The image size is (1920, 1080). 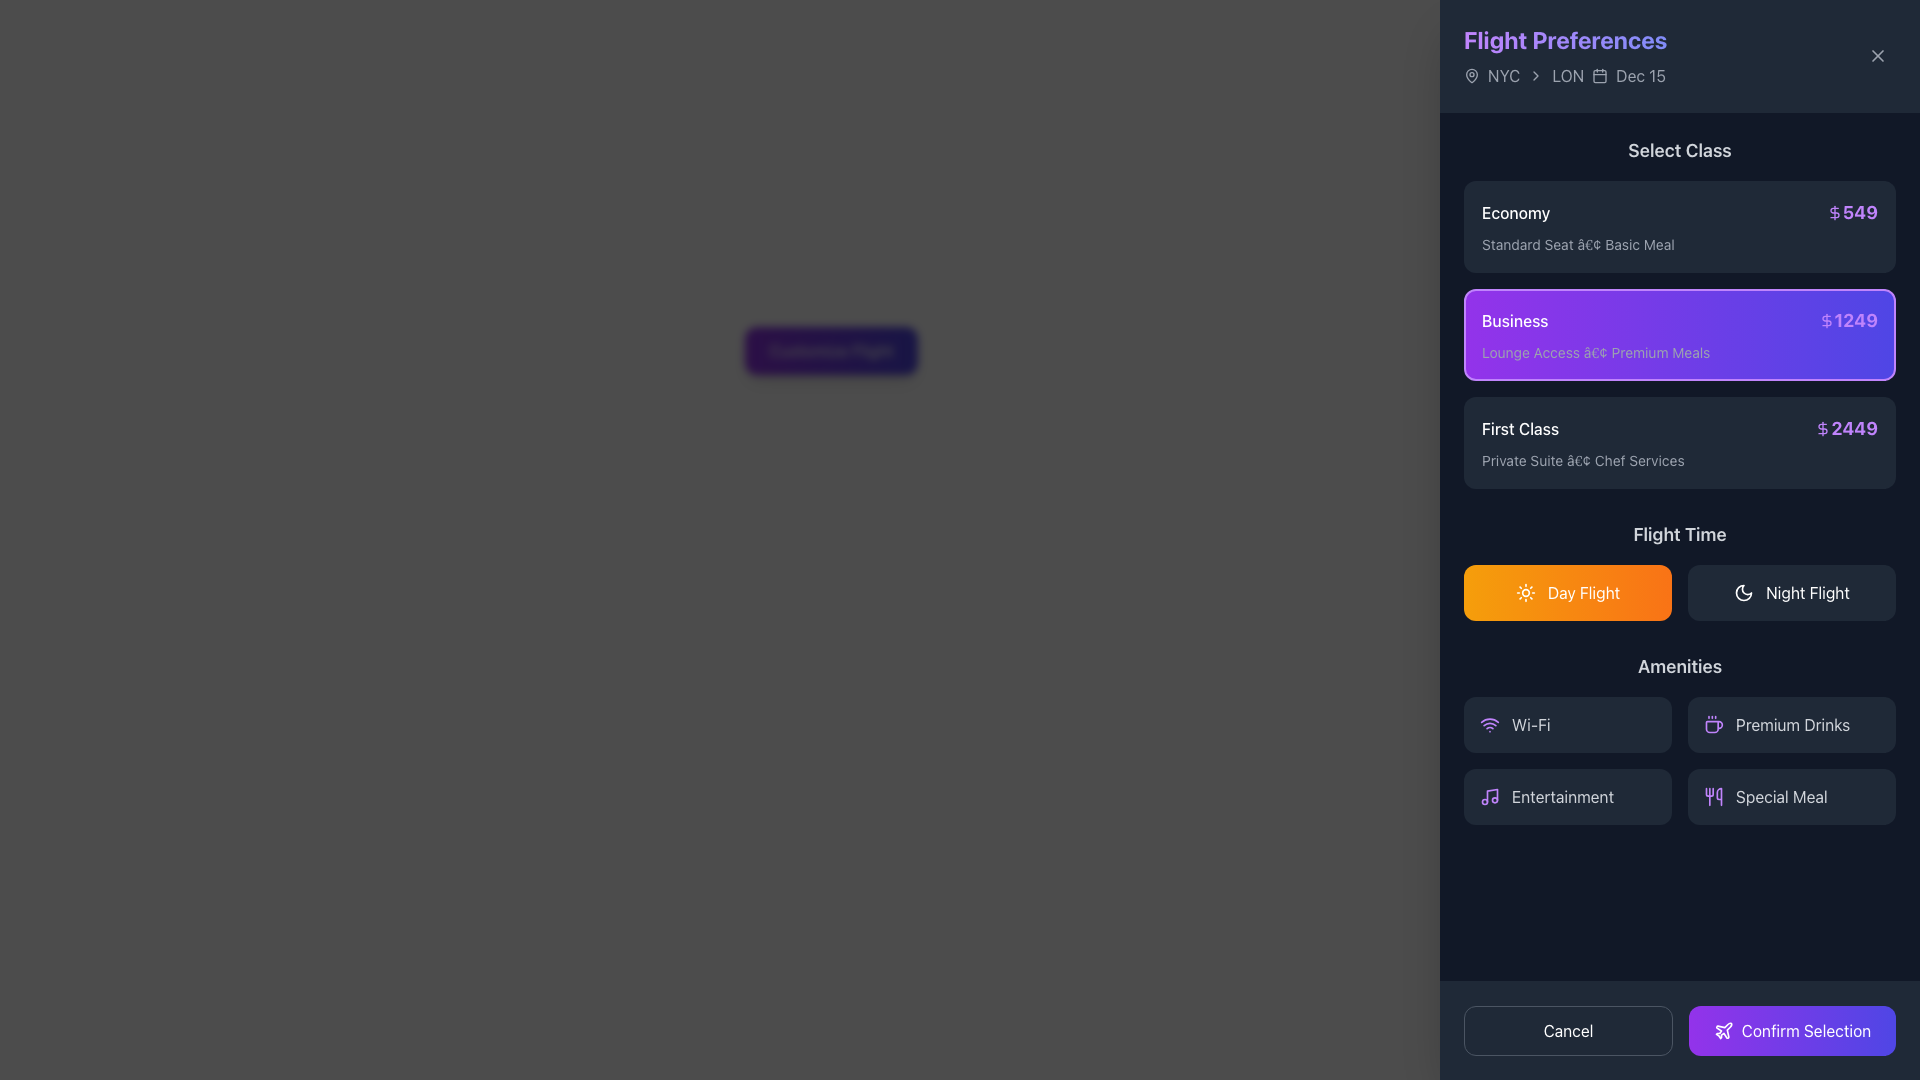 I want to click on the 'Business' button element, so click(x=1680, y=334).